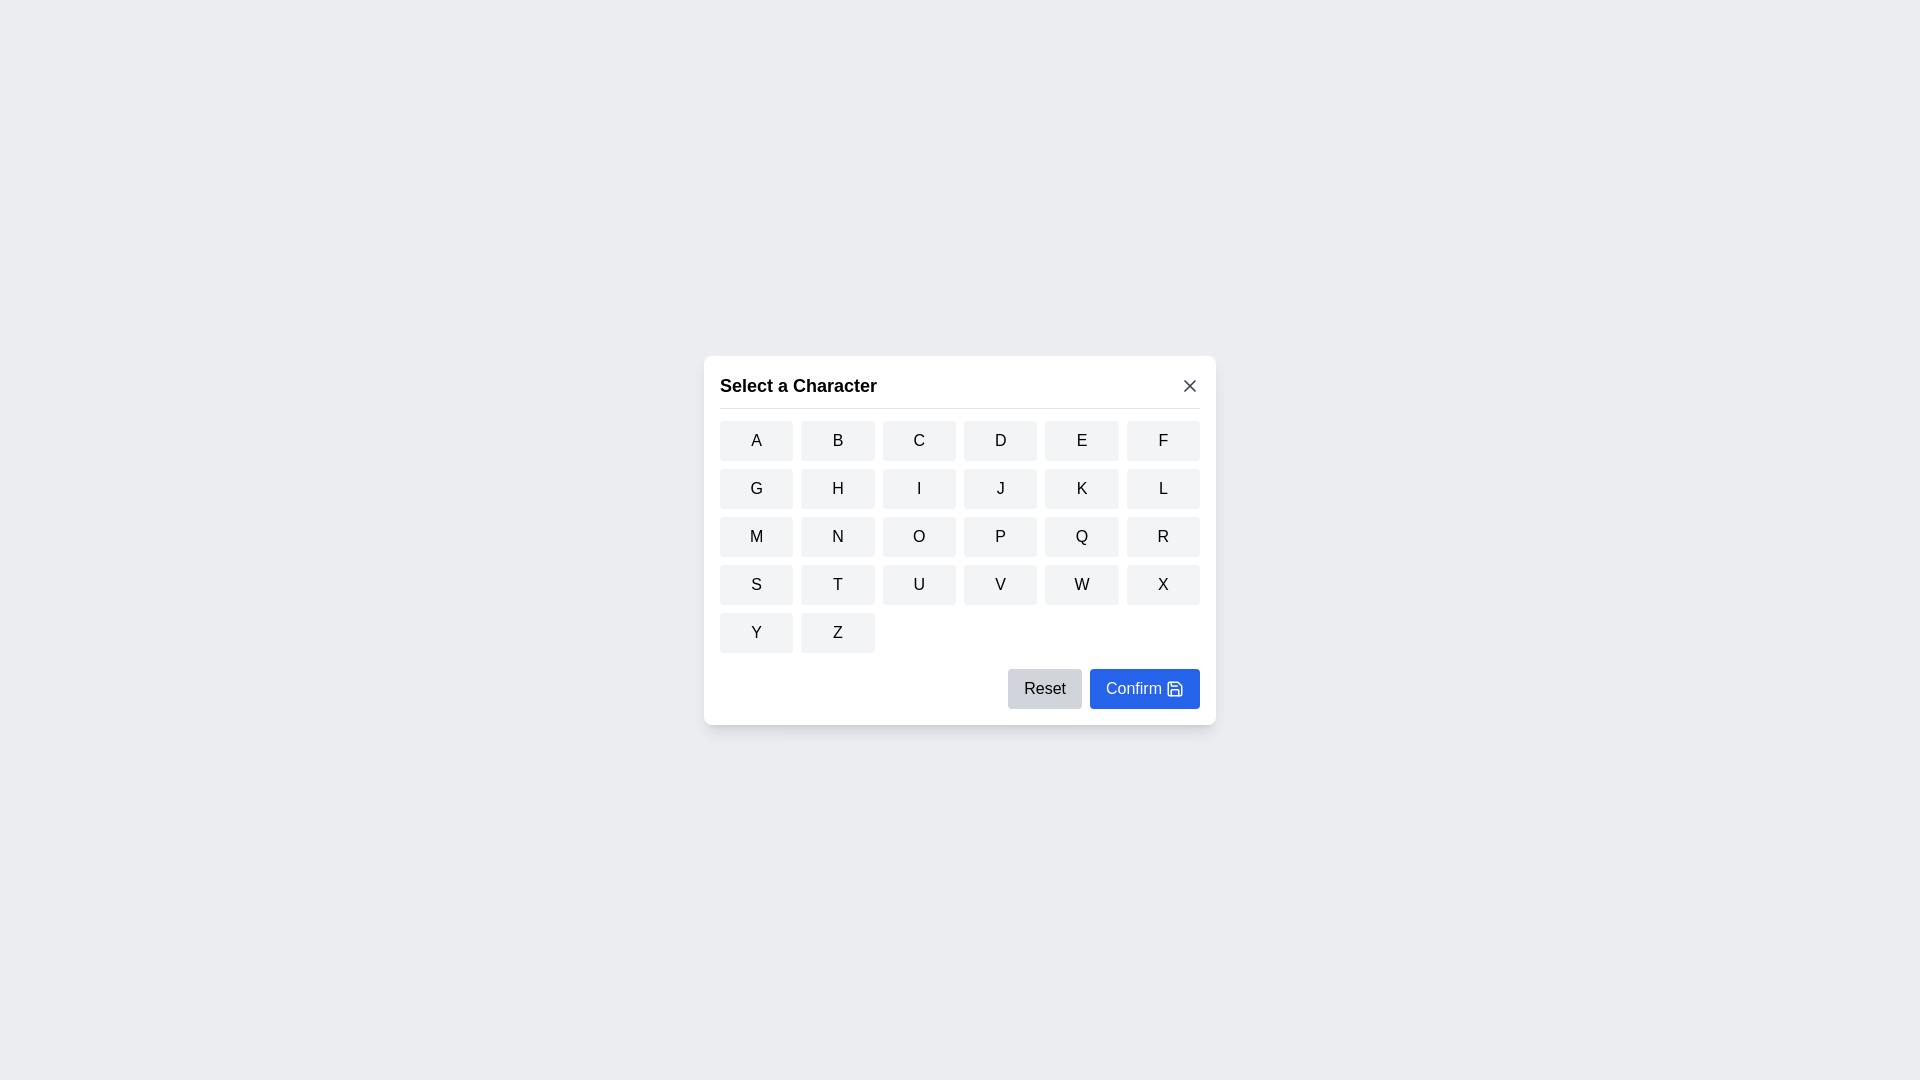 Image resolution: width=1920 pixels, height=1080 pixels. What do you see at coordinates (754, 583) in the screenshot?
I see `the button corresponding to the character S to select it` at bounding box center [754, 583].